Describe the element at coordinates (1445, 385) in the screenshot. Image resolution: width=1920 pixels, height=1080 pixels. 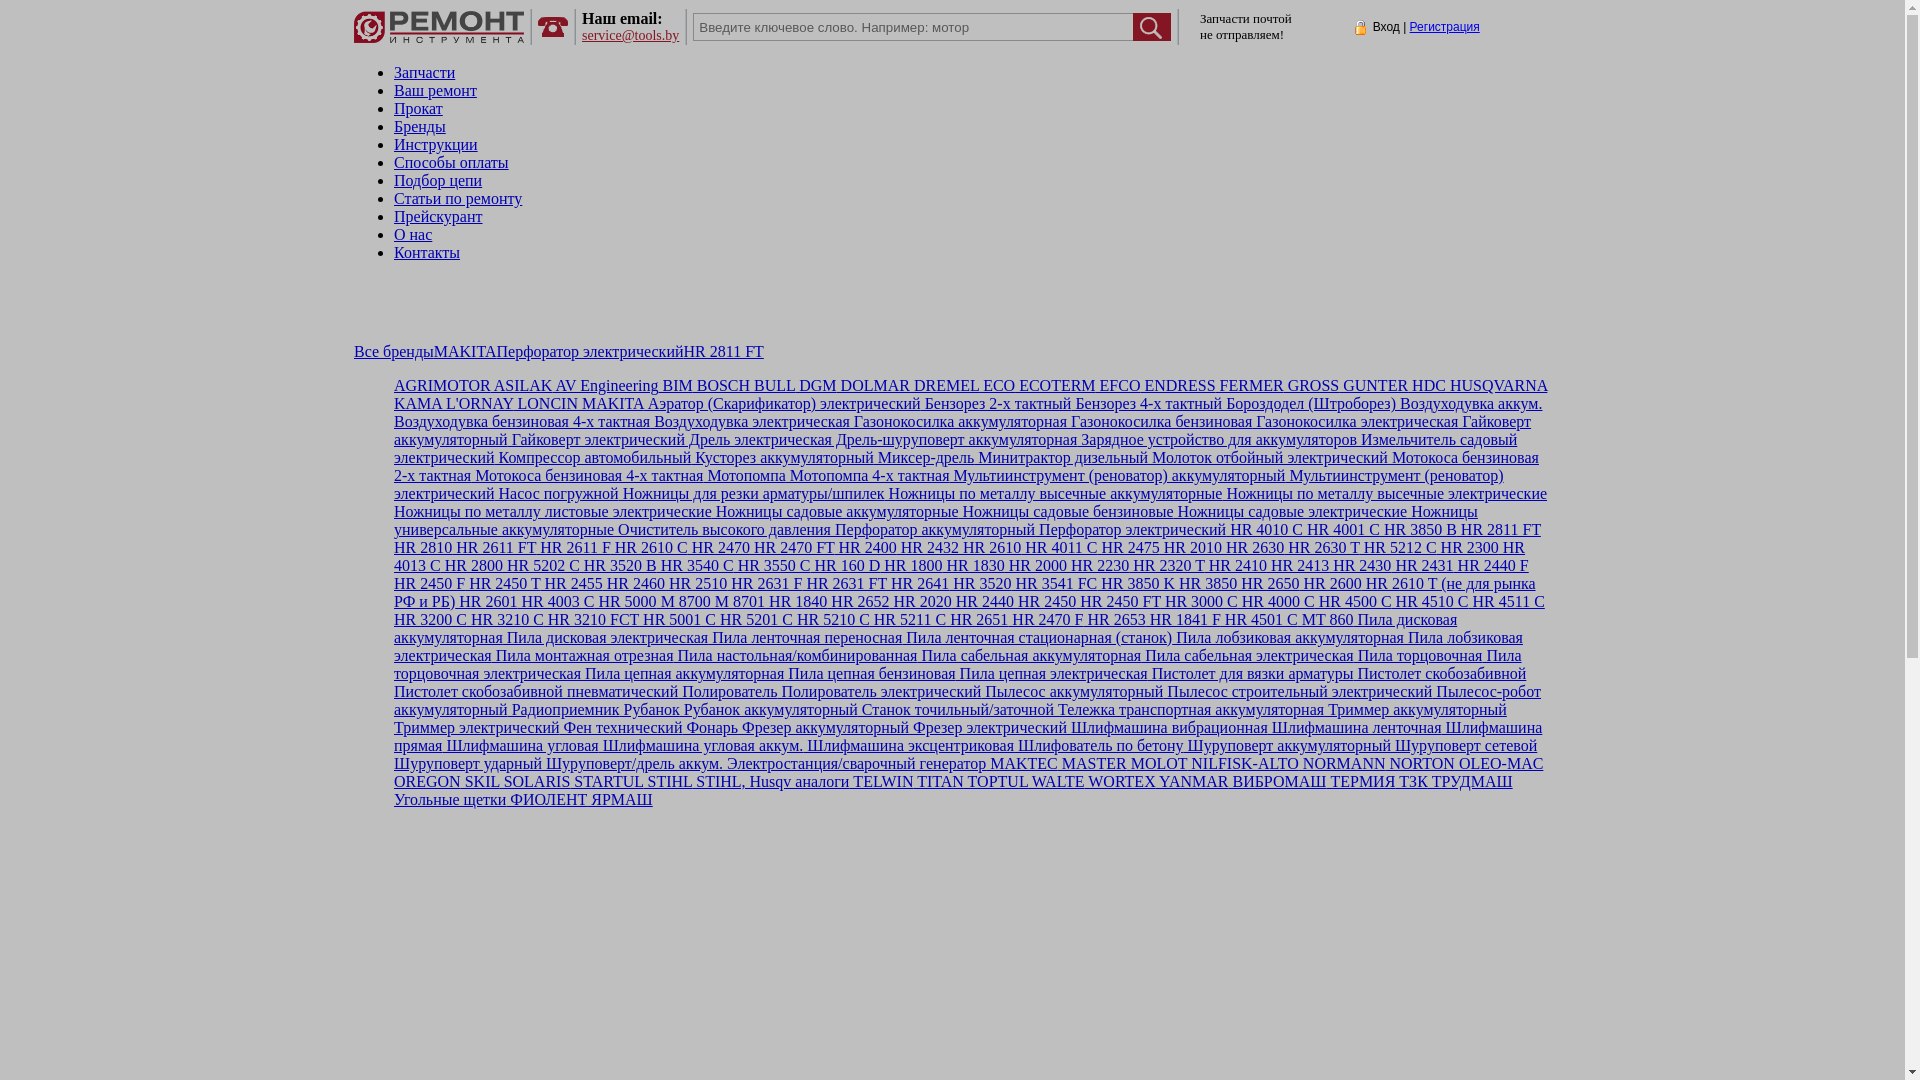
I see `'HUSQVARNA'` at that location.